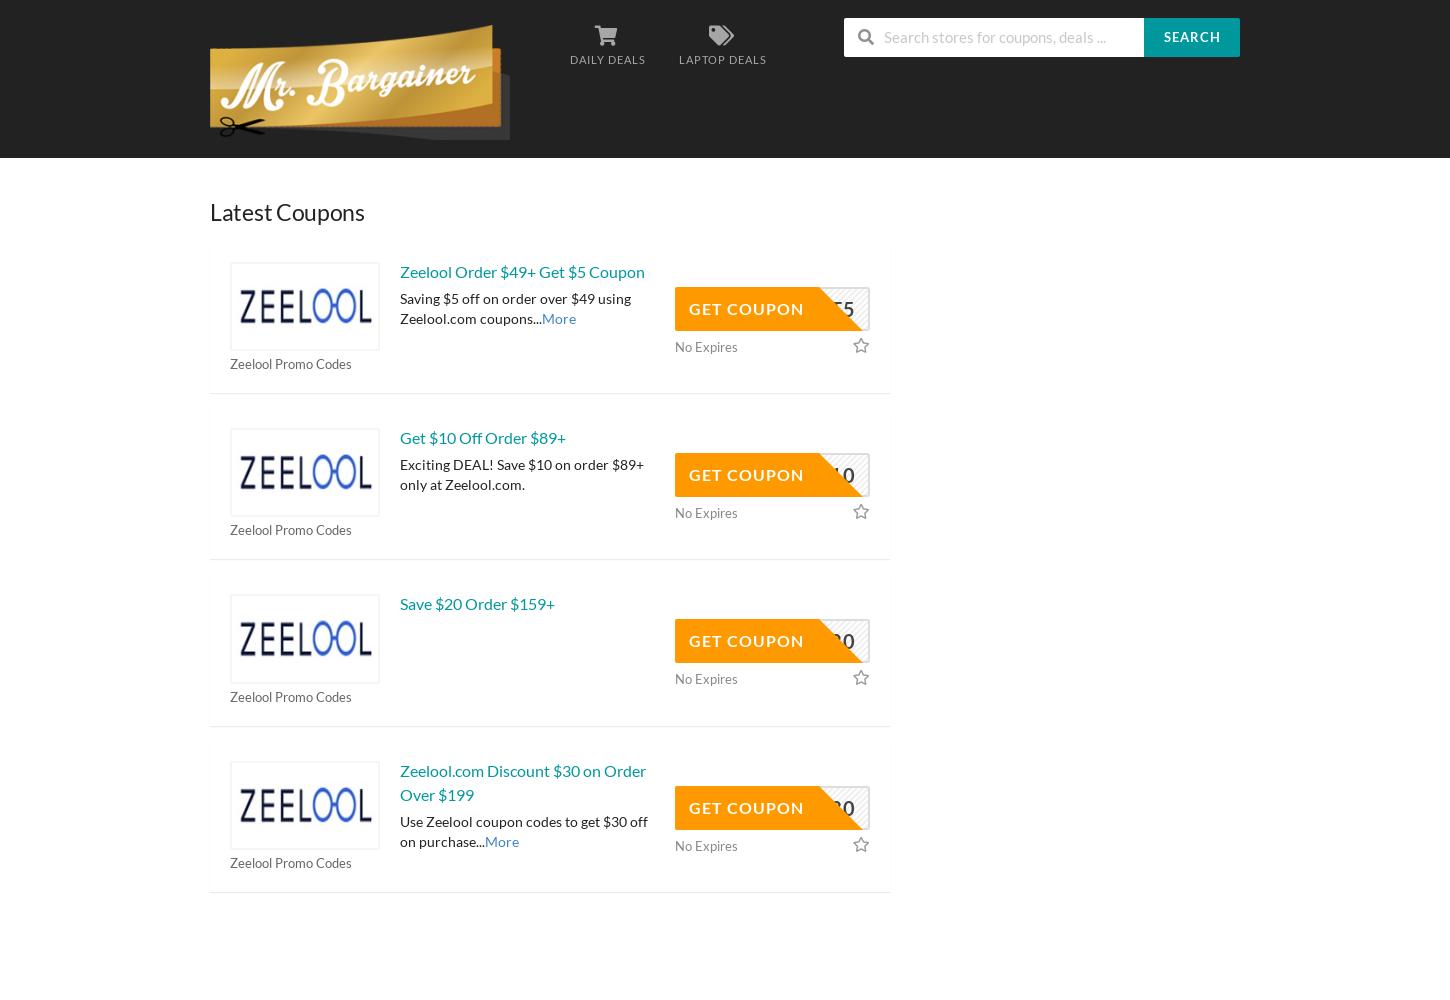 The height and width of the screenshot is (1000, 1450). Describe the element at coordinates (481, 436) in the screenshot. I see `'Get $10 Off Order $89+'` at that location.